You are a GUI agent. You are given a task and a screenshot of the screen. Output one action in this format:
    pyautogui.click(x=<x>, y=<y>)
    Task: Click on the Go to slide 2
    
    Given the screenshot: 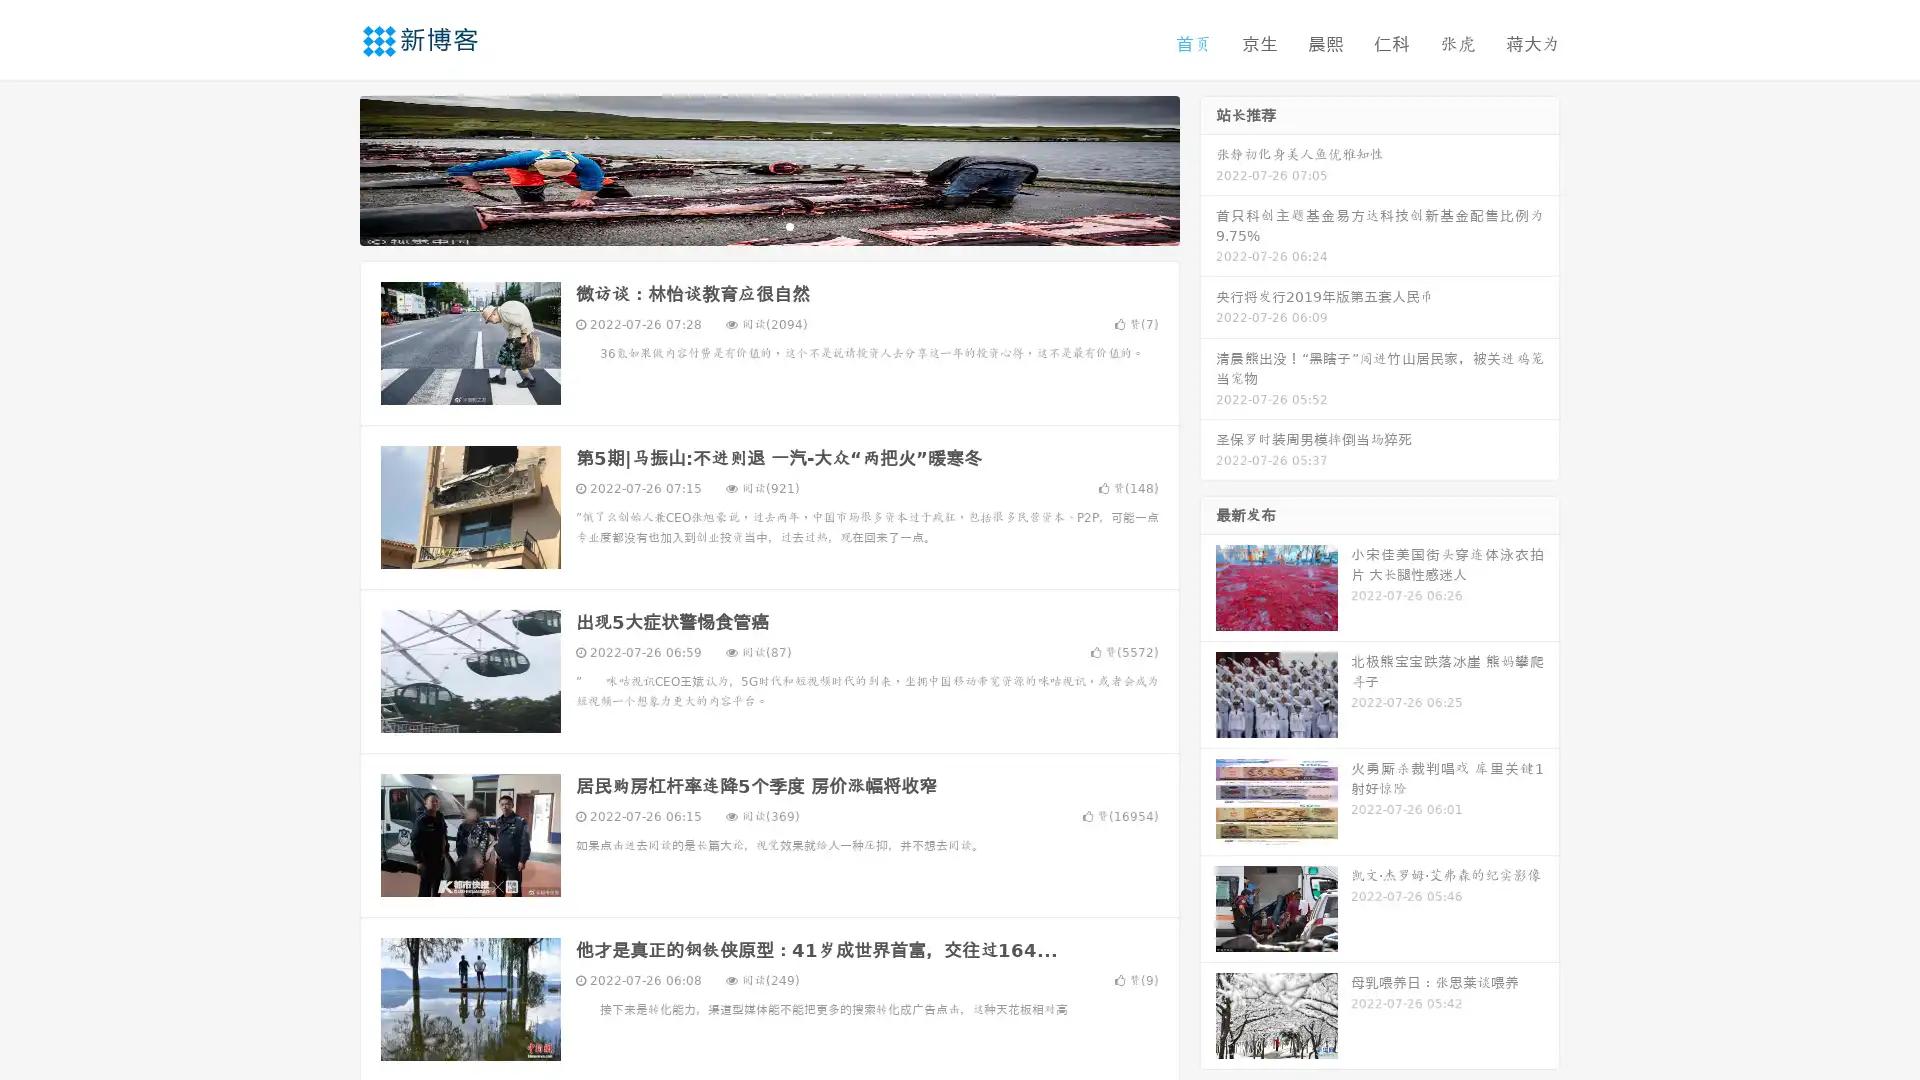 What is the action you would take?
    pyautogui.click(x=768, y=225)
    